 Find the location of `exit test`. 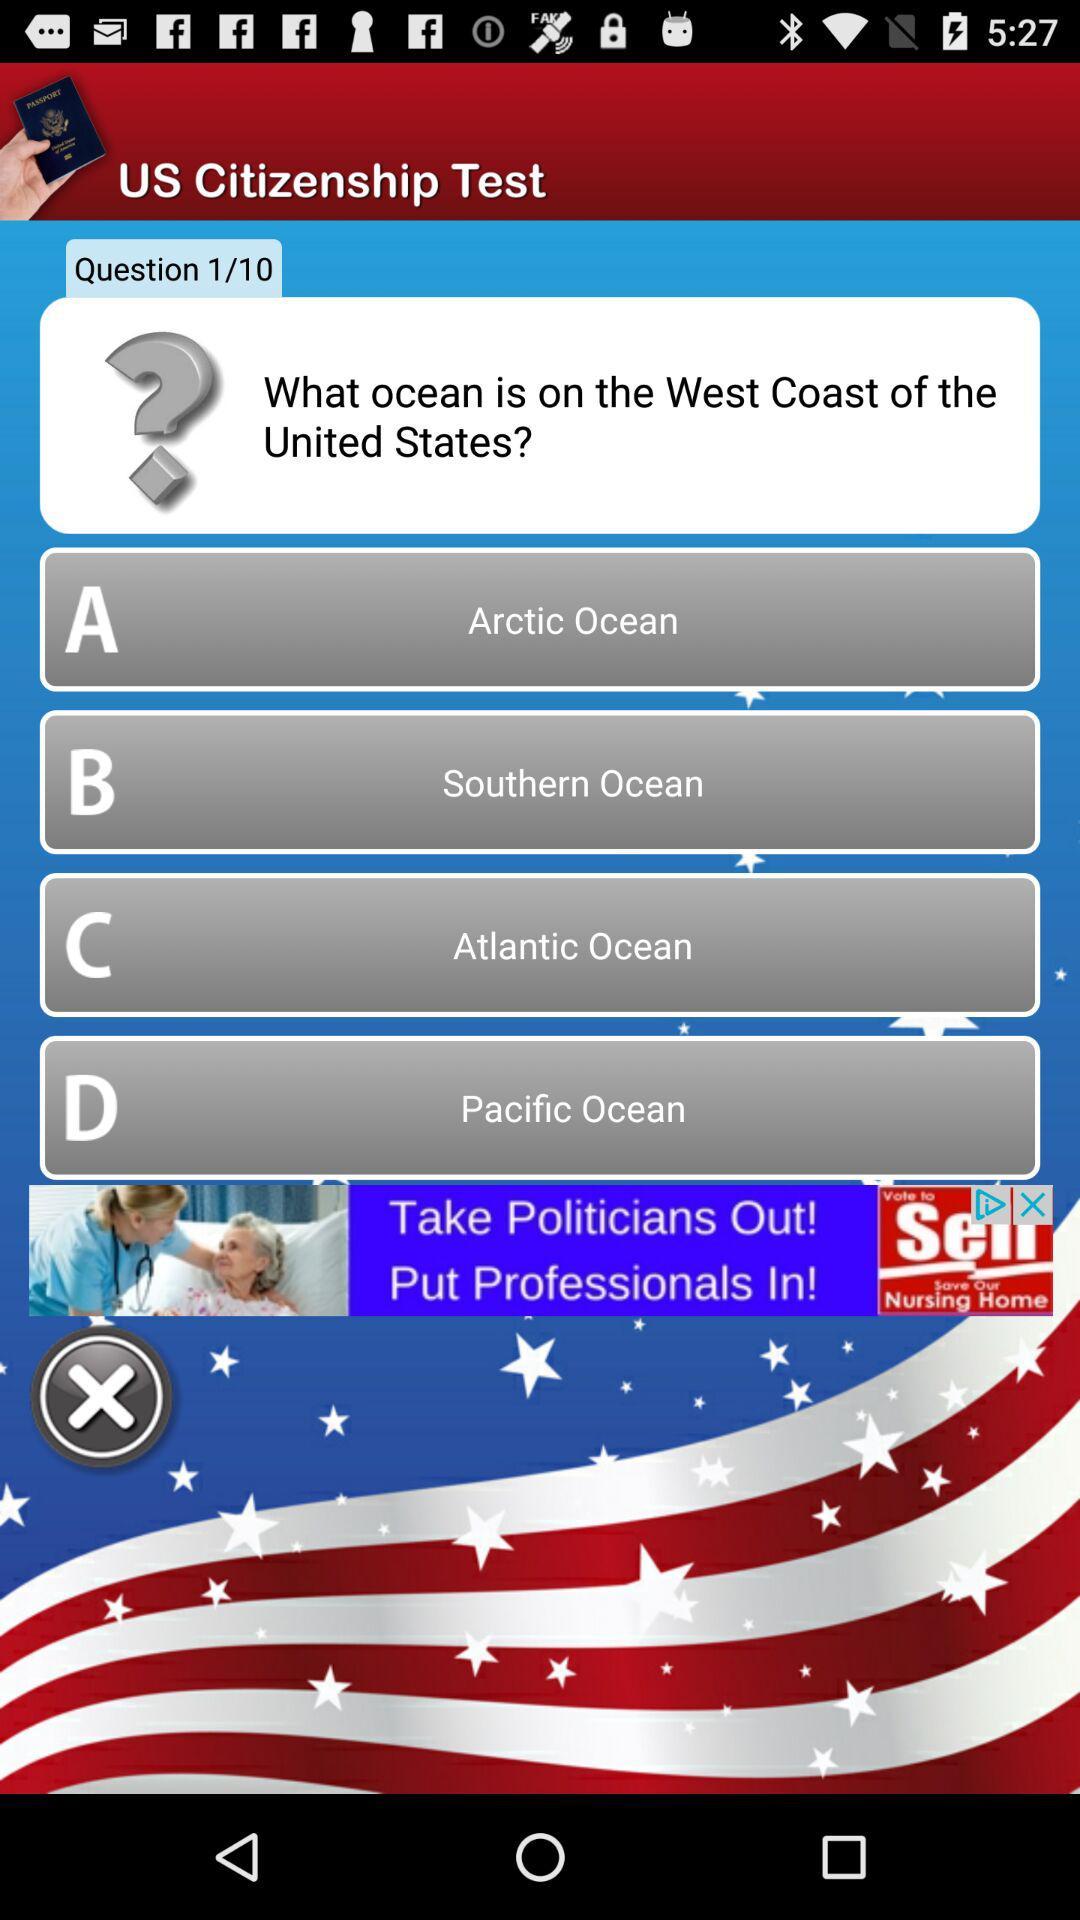

exit test is located at coordinates (104, 1399).